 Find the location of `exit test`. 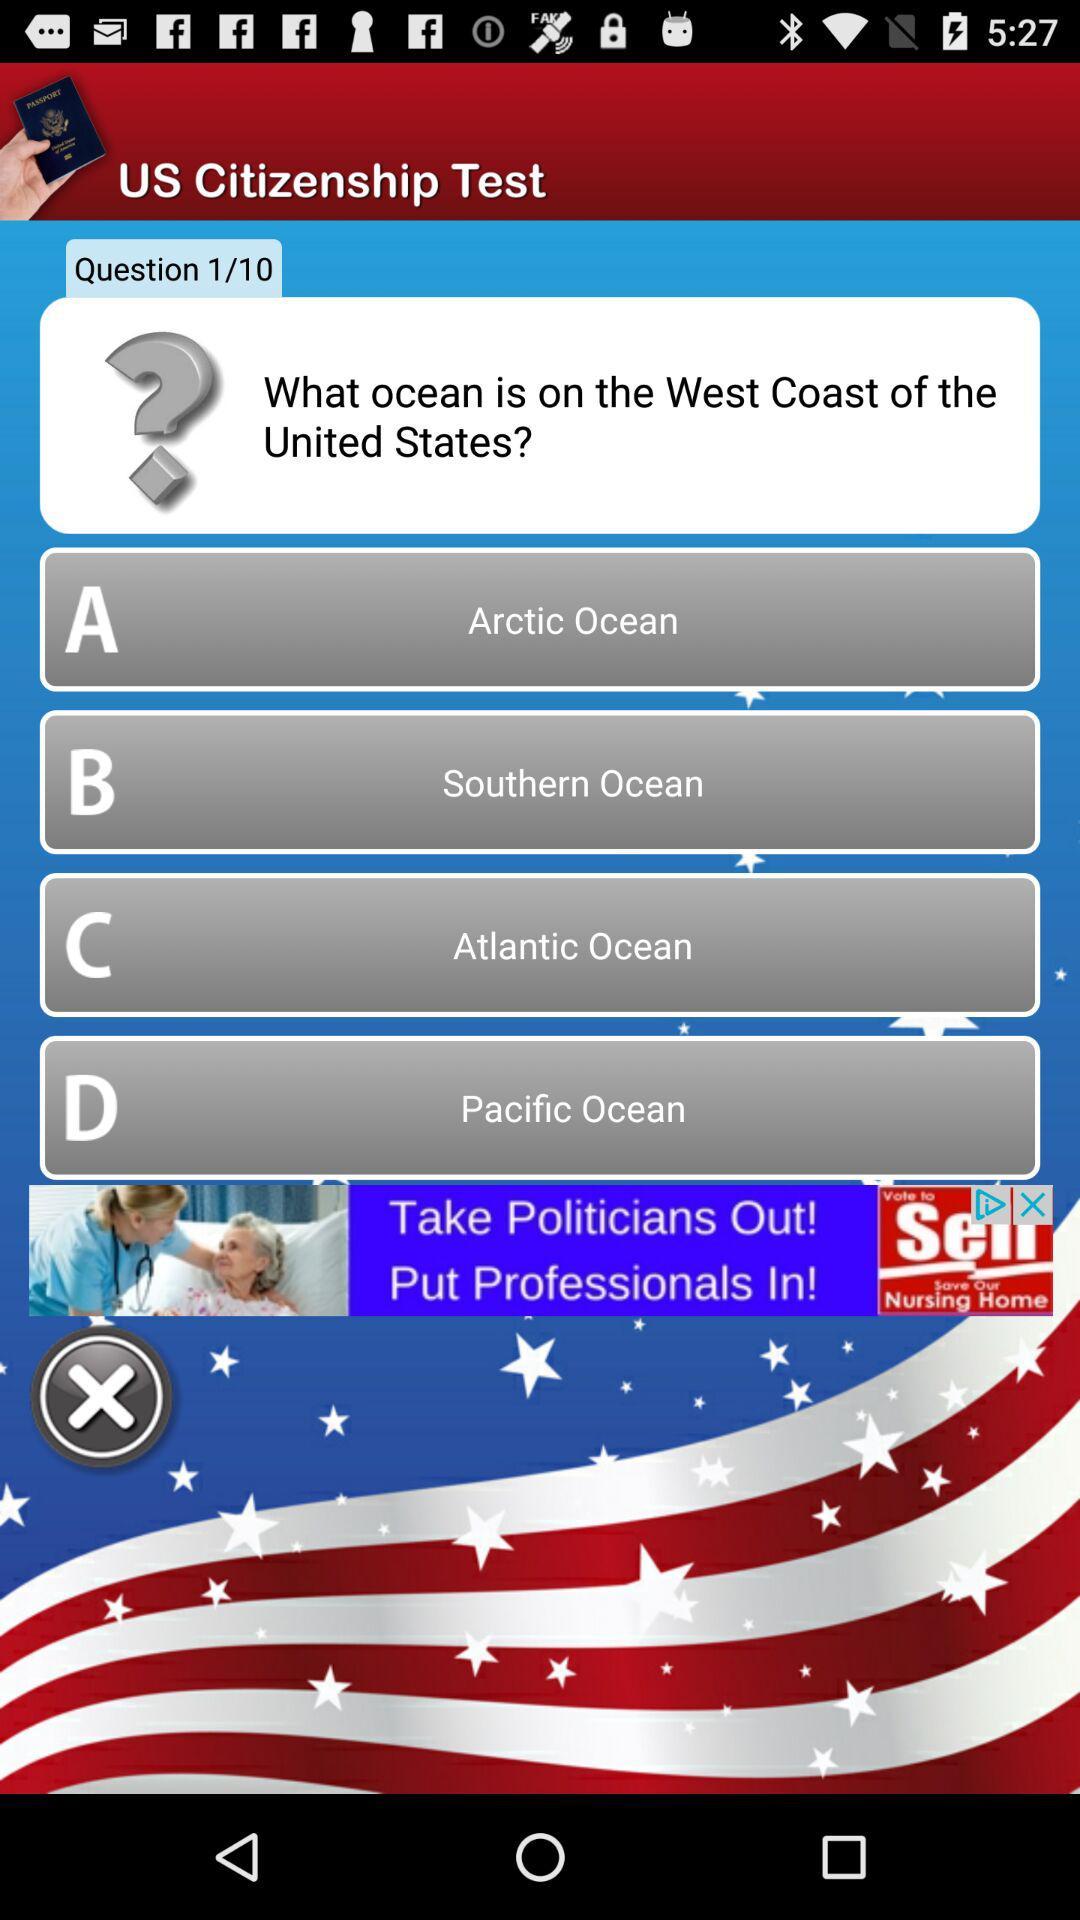

exit test is located at coordinates (104, 1399).